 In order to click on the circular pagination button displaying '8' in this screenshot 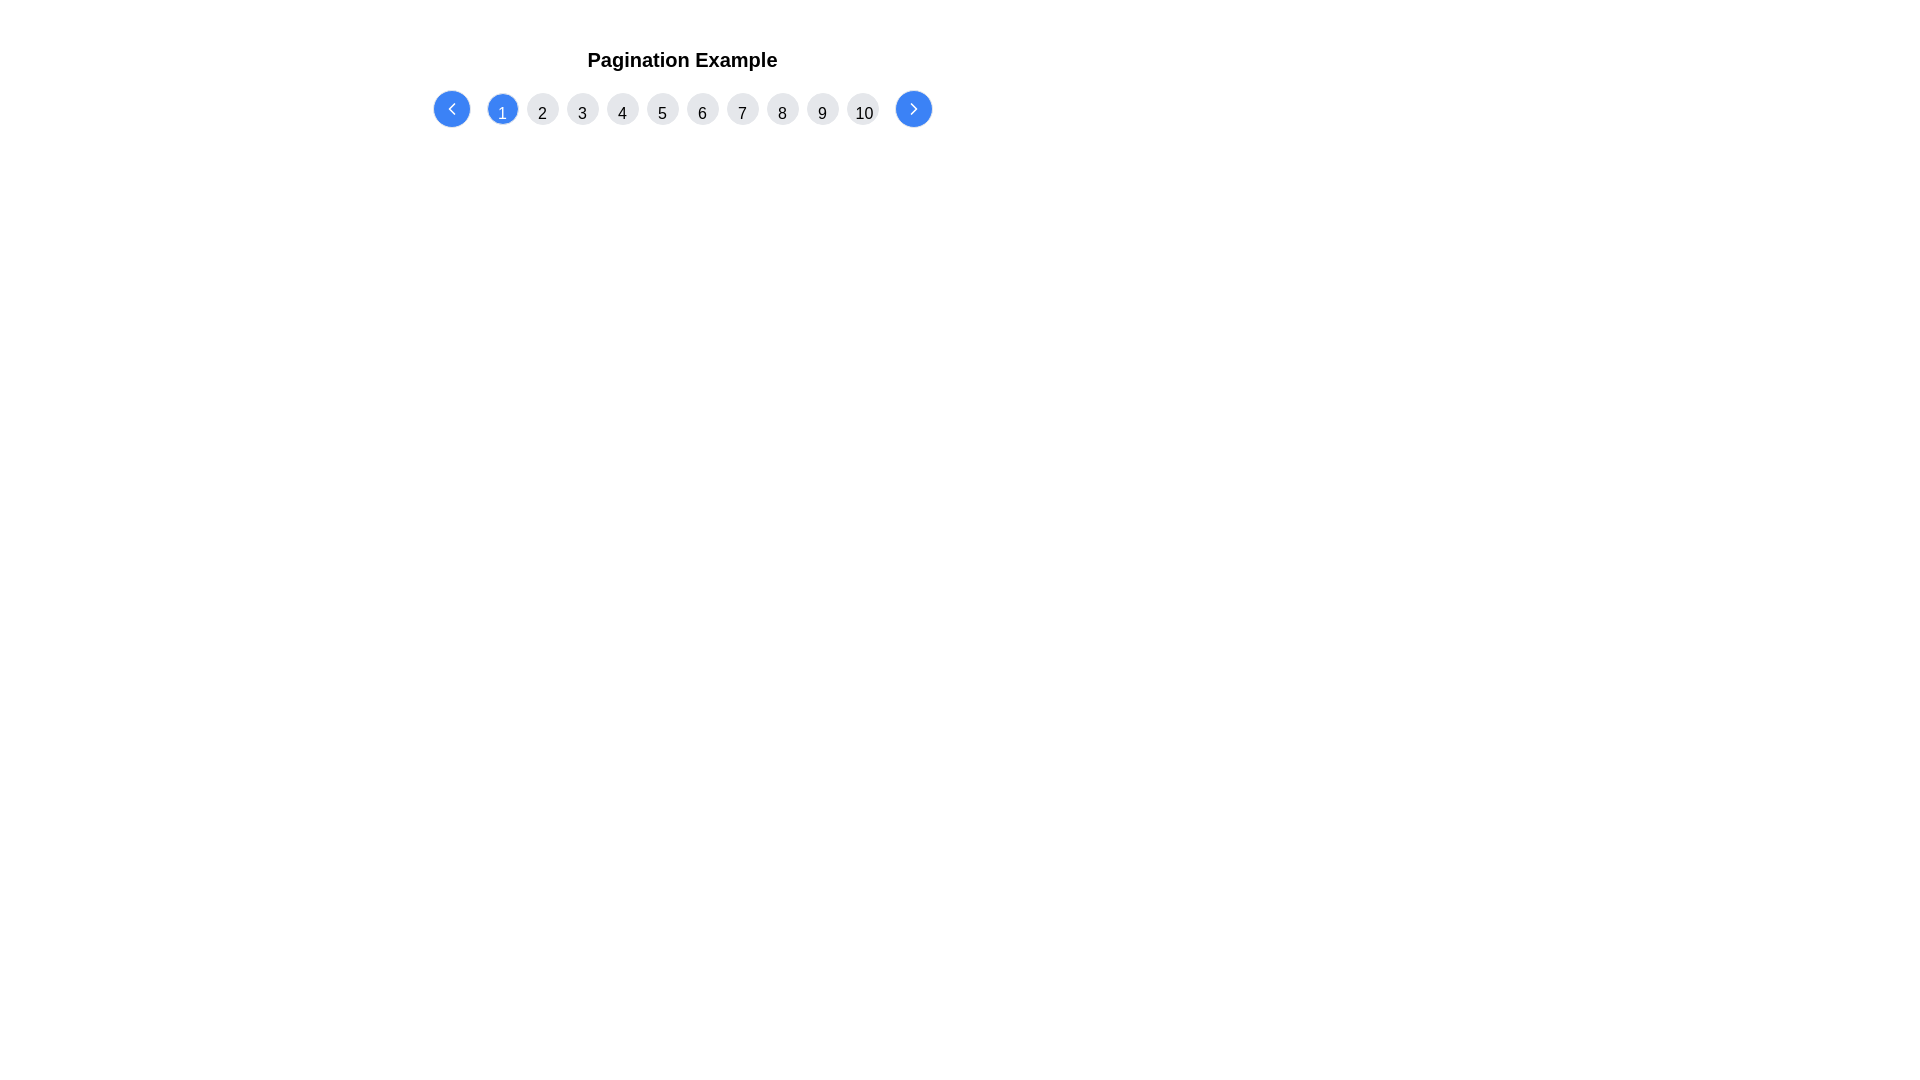, I will do `click(781, 108)`.